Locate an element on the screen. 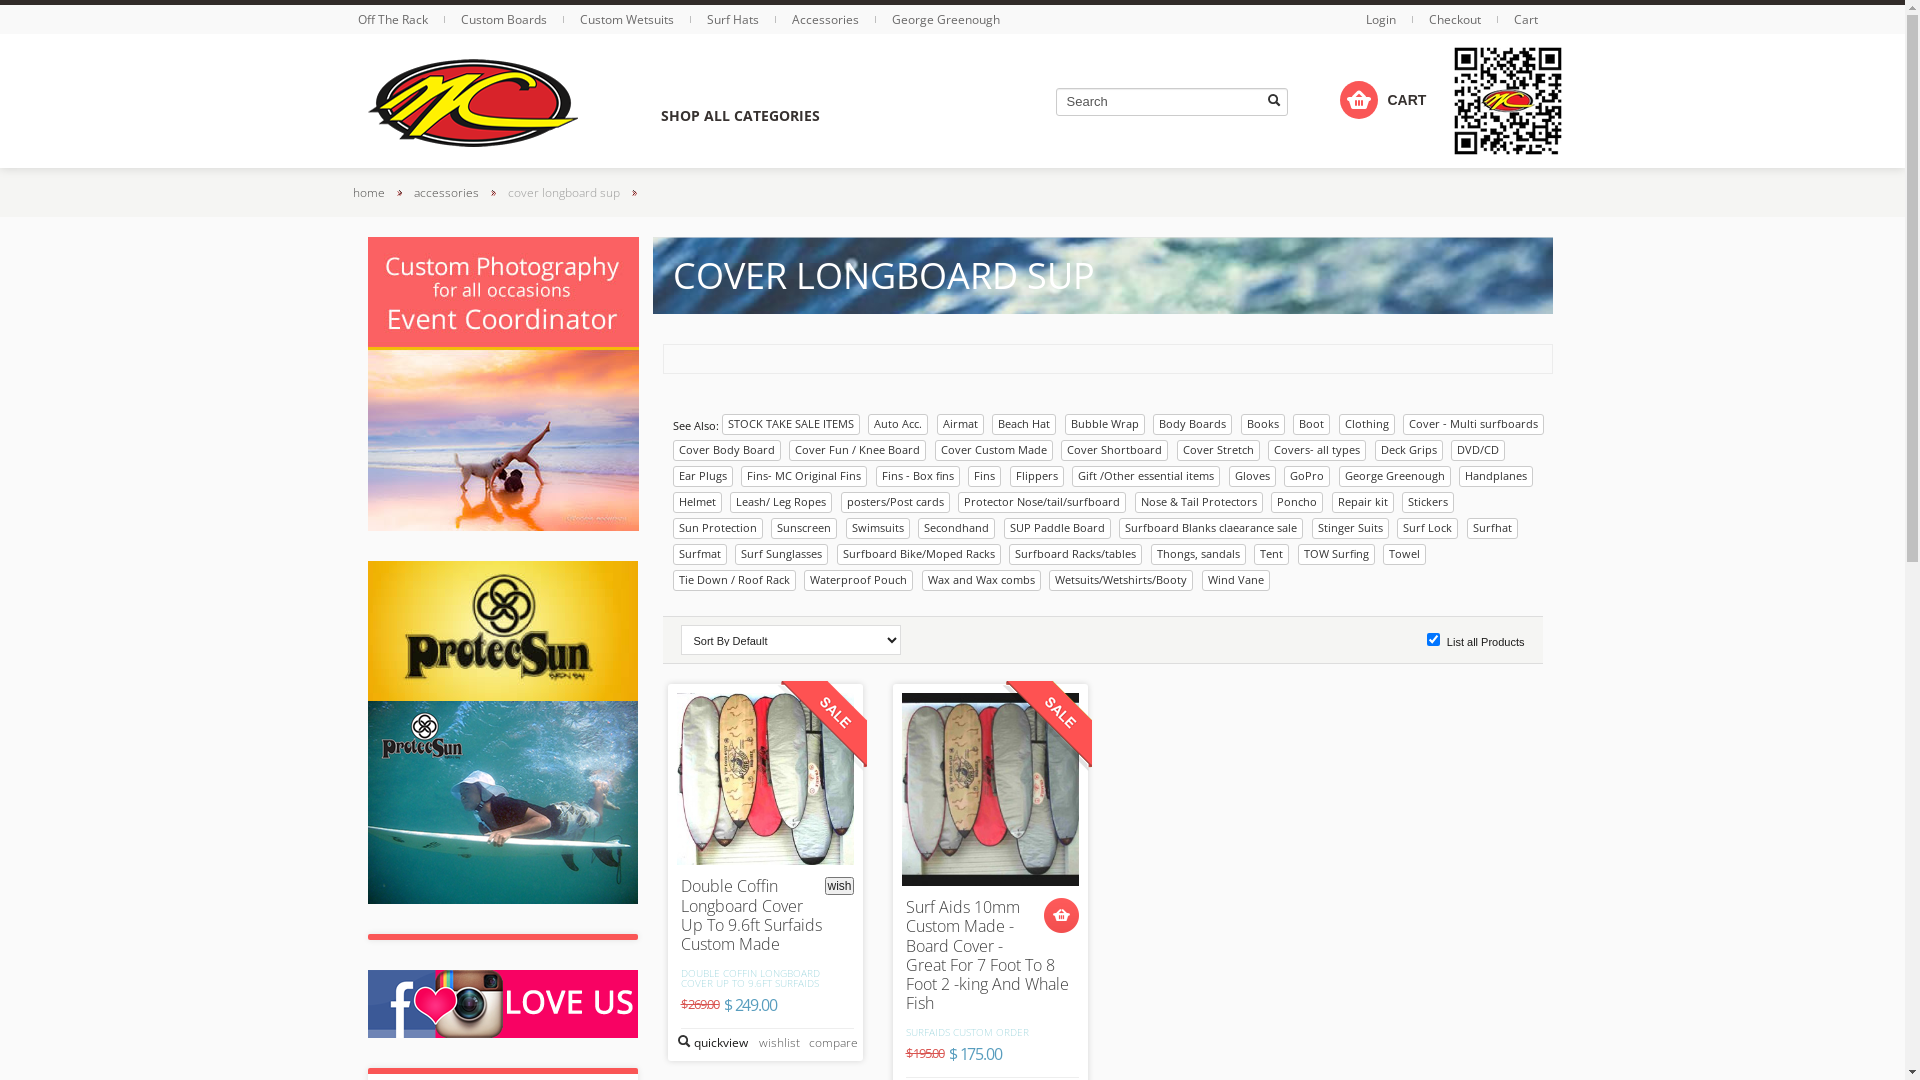 The image size is (1920, 1080). 'Poncho' is located at coordinates (1270, 501).